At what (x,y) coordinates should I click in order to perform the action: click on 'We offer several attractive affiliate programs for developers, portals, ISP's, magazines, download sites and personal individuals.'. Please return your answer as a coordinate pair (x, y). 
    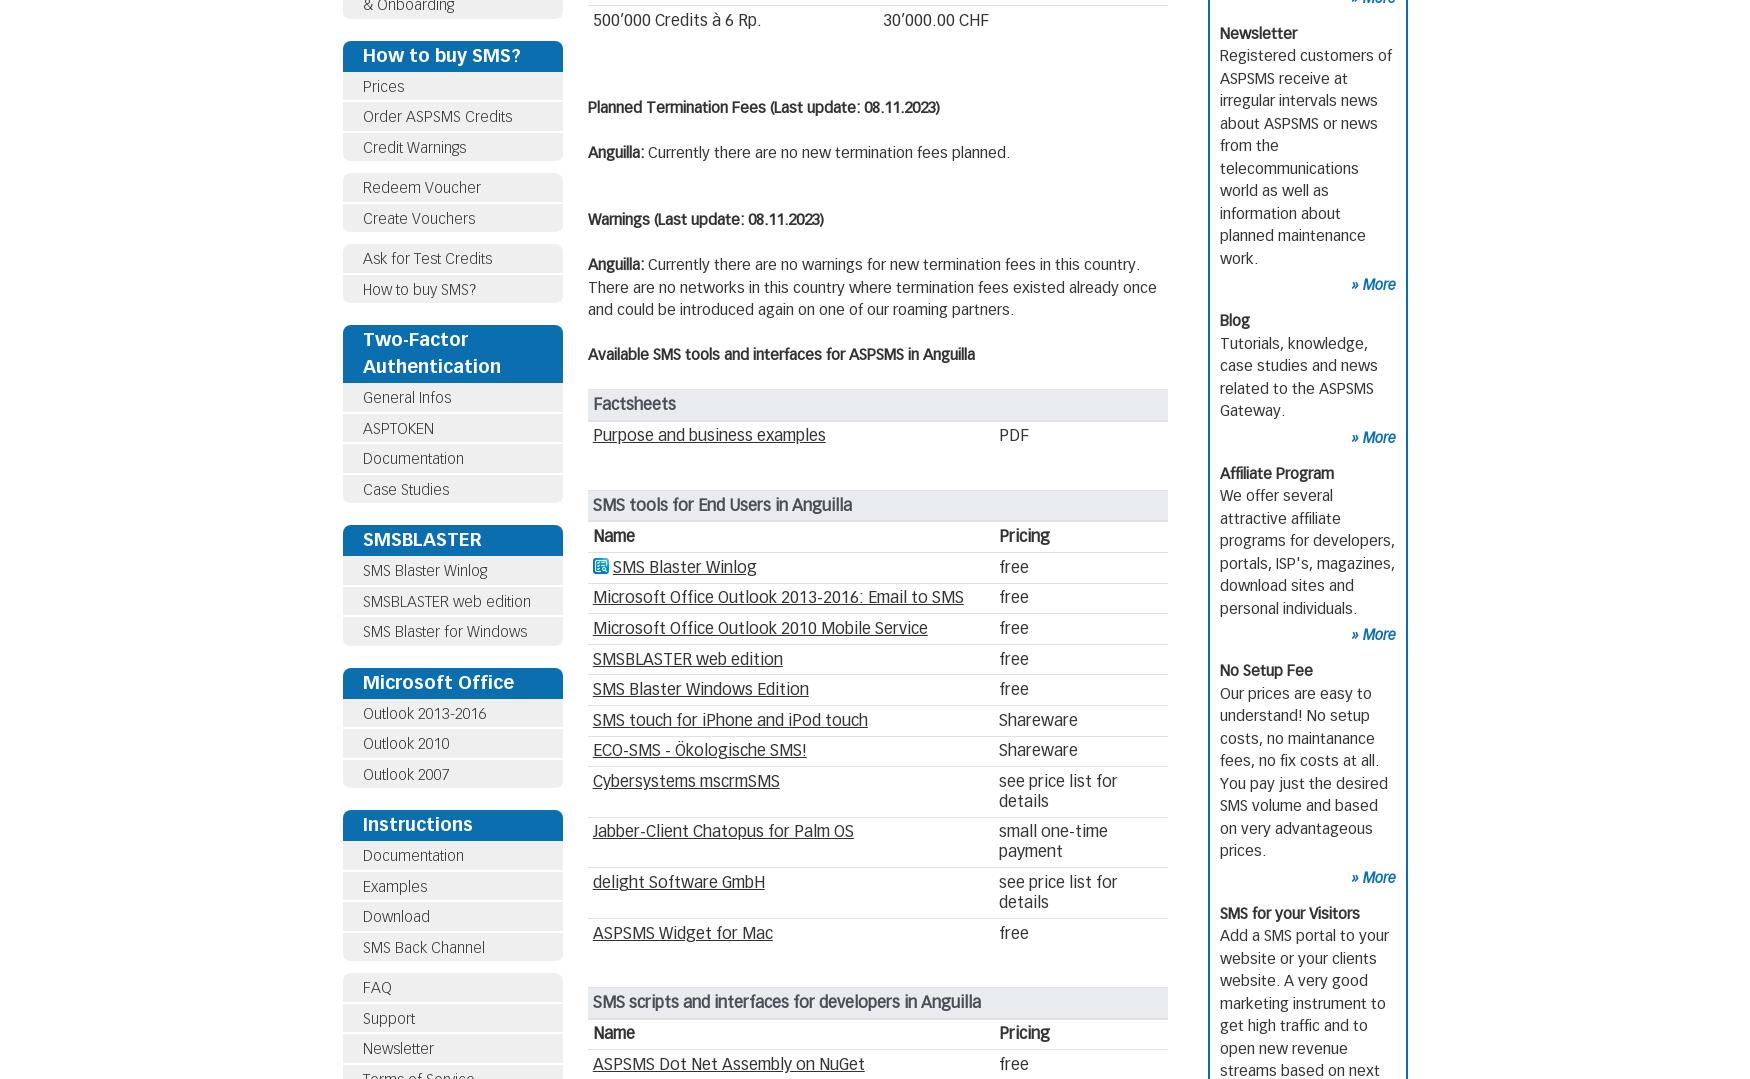
    Looking at the image, I should click on (1306, 551).